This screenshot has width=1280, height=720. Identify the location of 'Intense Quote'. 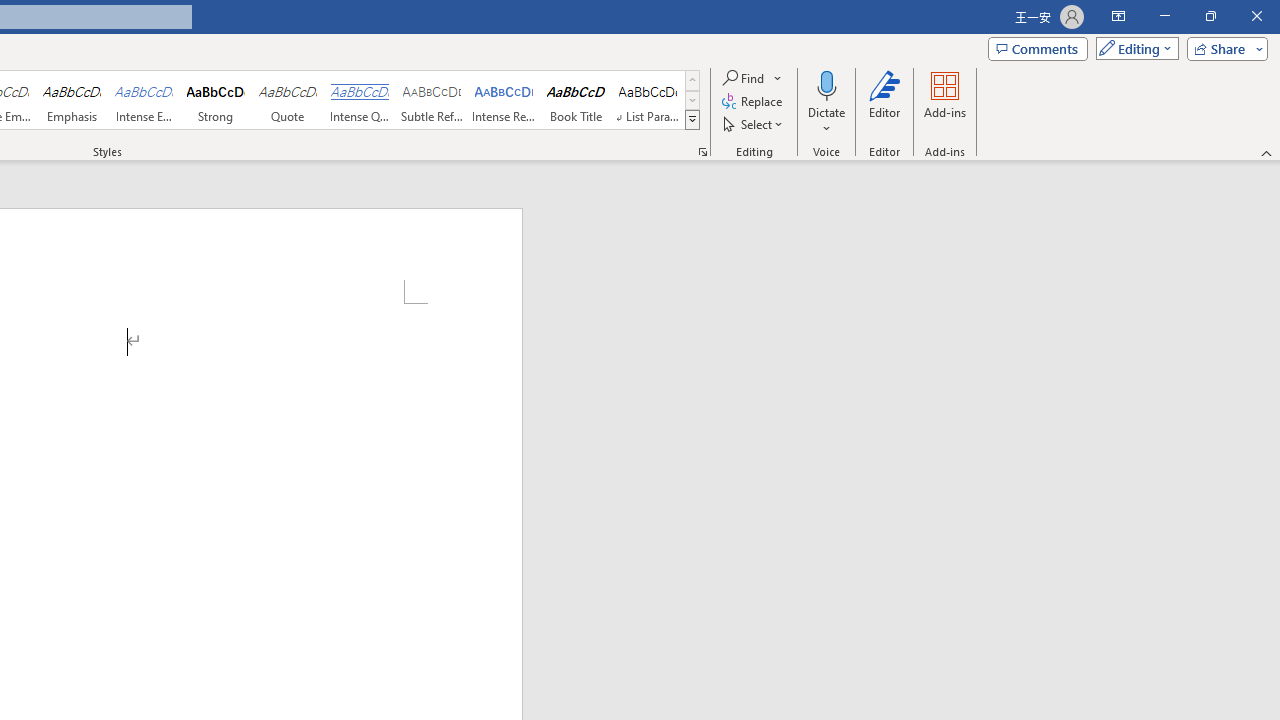
(359, 100).